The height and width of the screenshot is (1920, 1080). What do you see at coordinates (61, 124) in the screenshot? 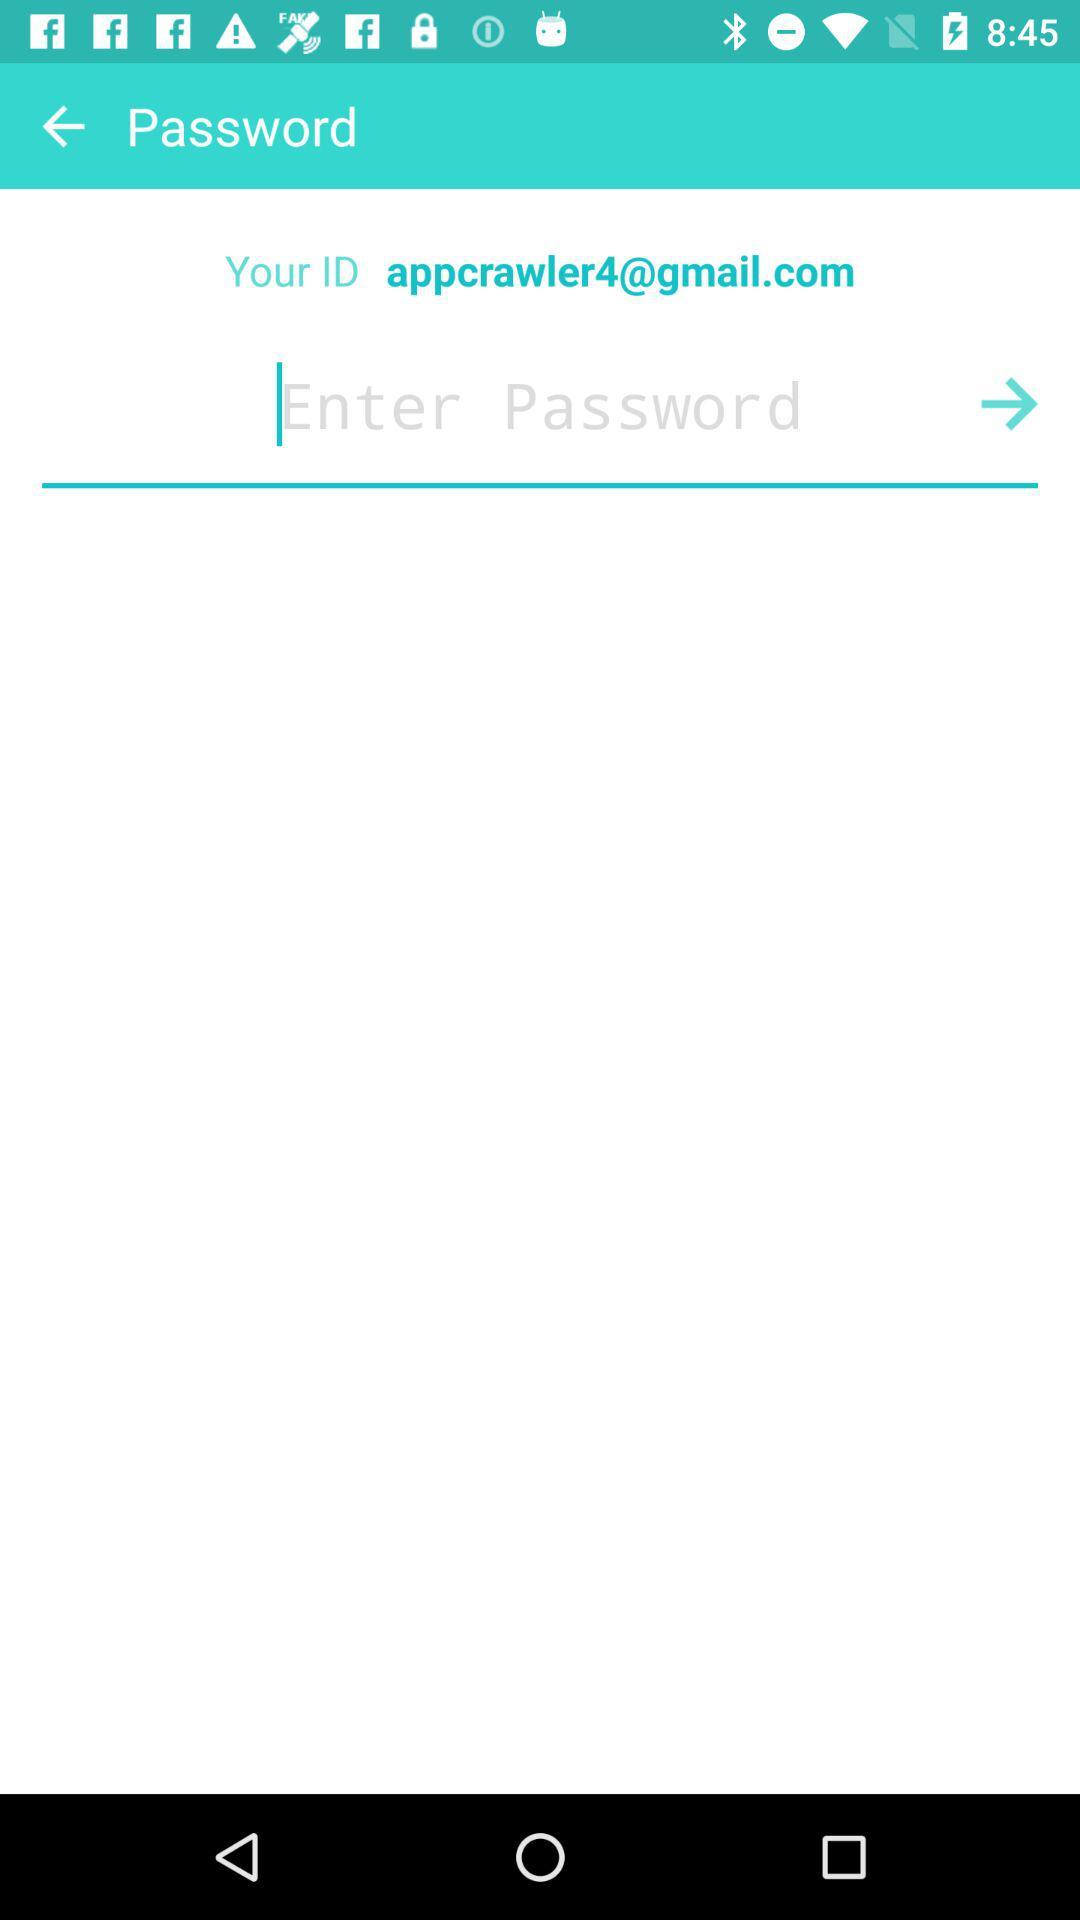
I see `icon to the left of password item` at bounding box center [61, 124].